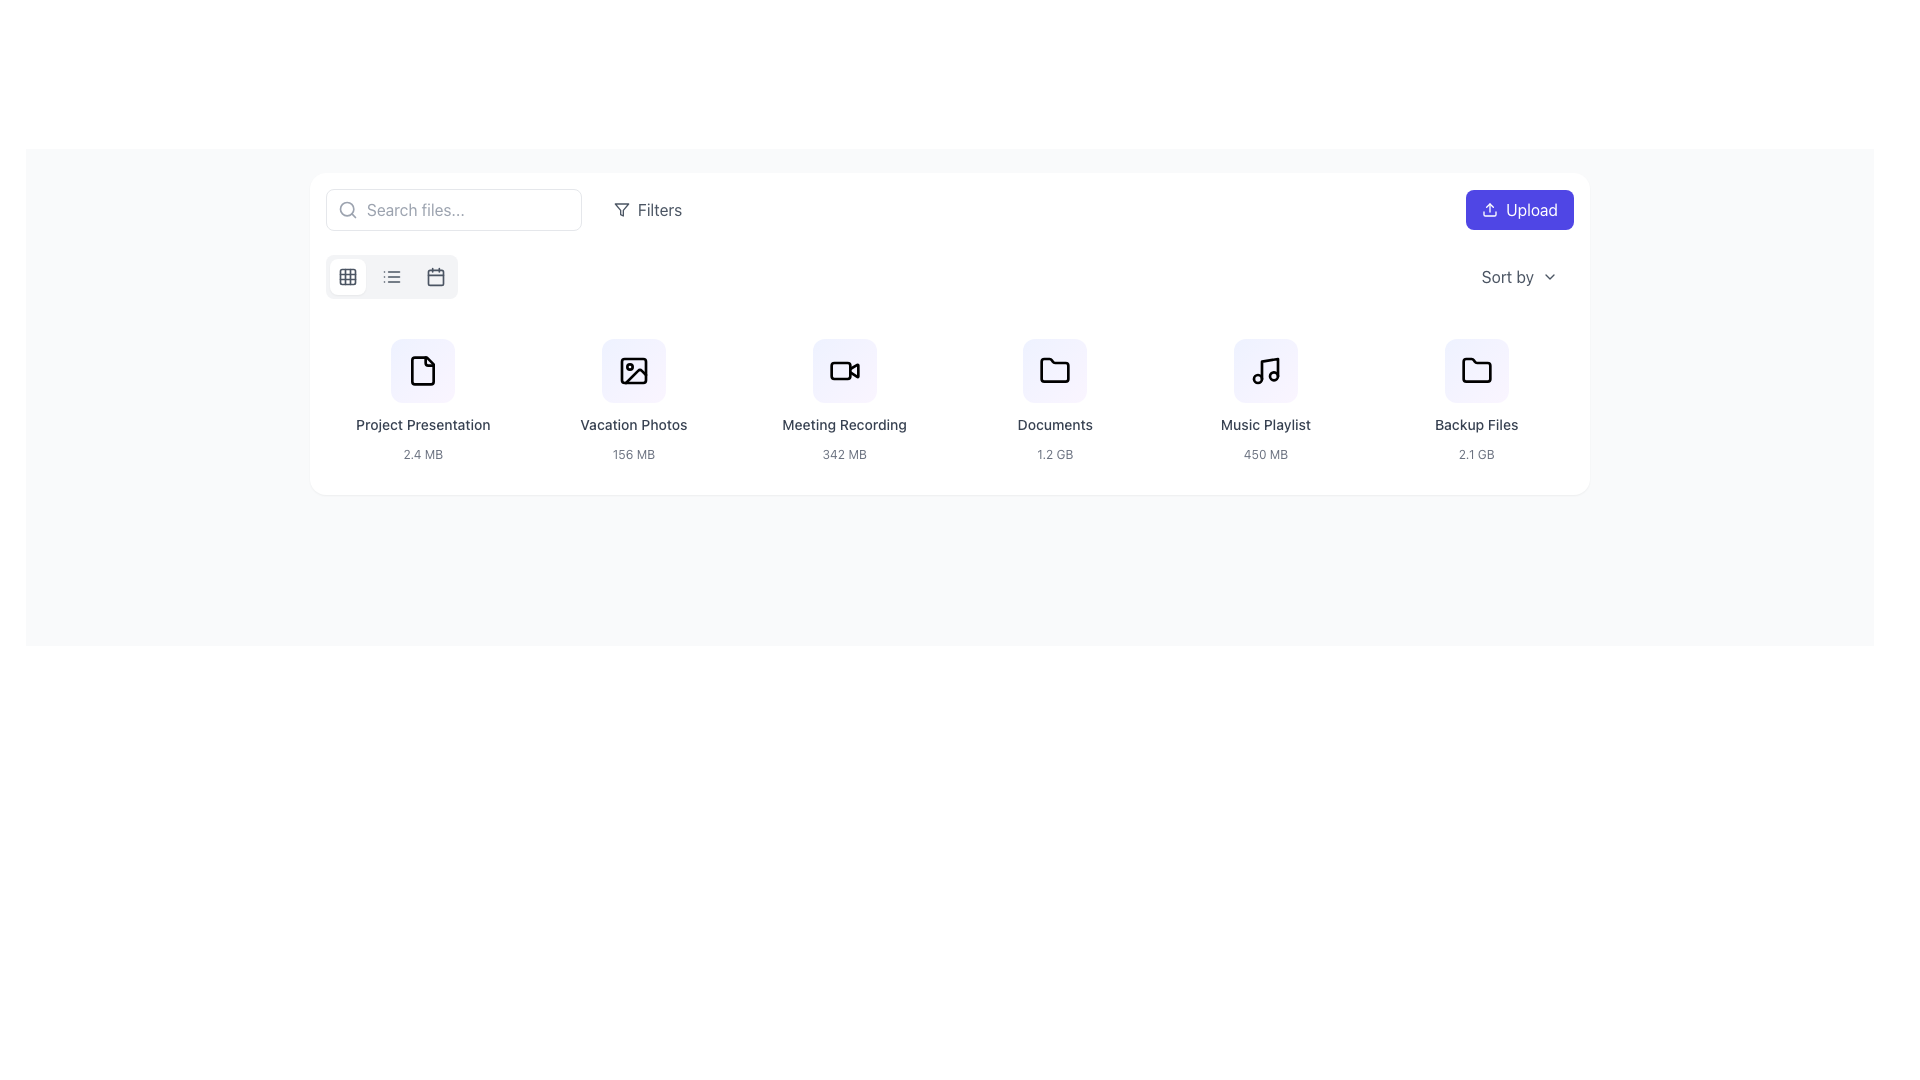 This screenshot has height=1080, width=1920. Describe the element at coordinates (621, 209) in the screenshot. I see `the triangular-shaped funnel icon located in the header section next to the 'Filters' label` at that location.